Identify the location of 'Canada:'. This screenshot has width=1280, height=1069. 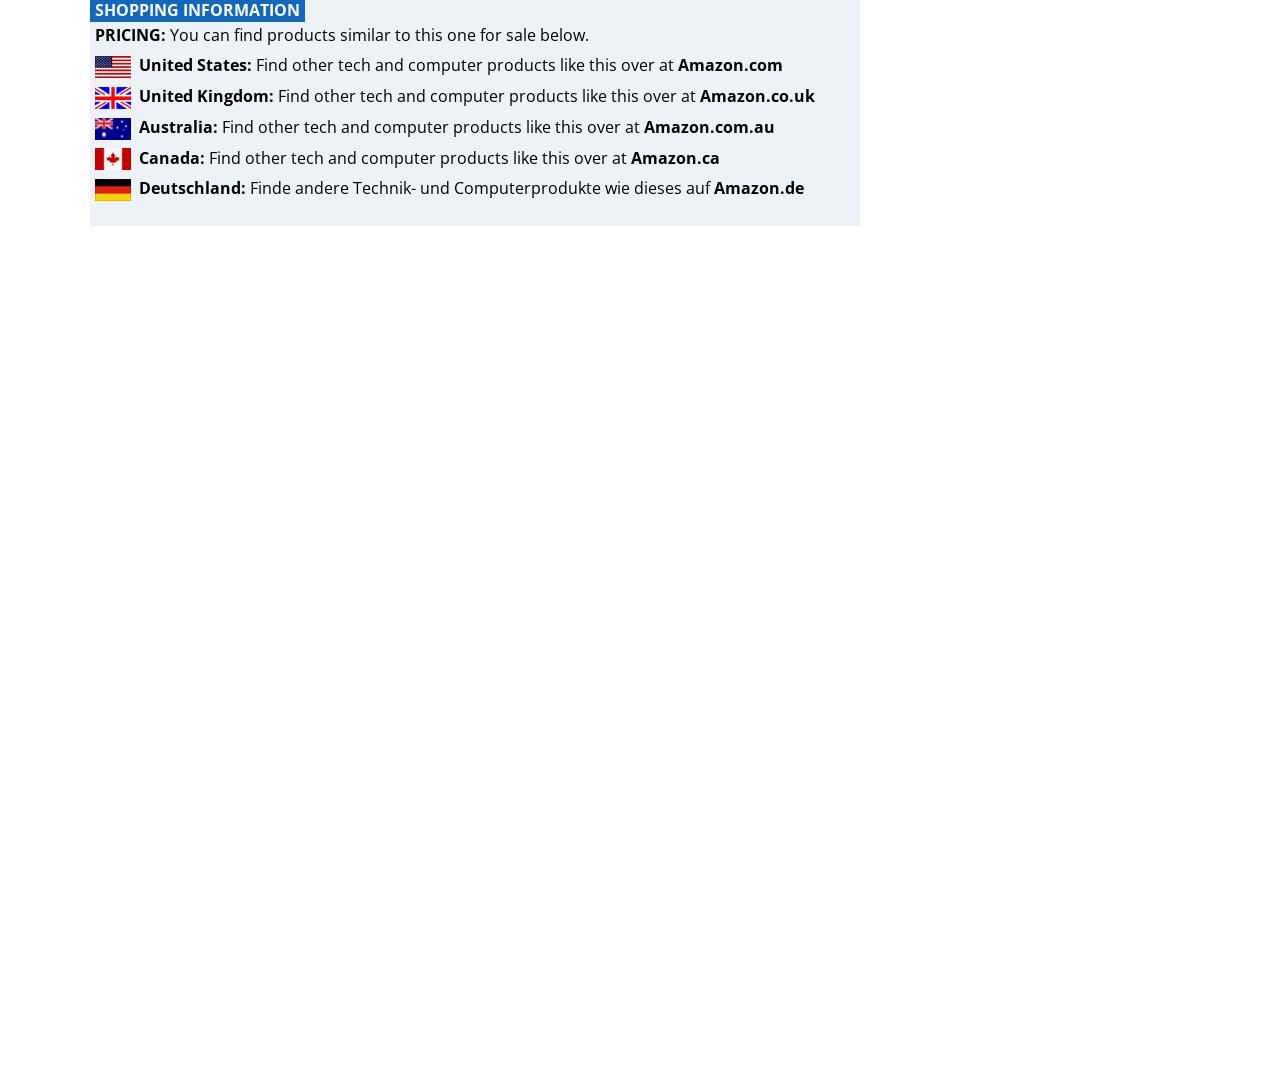
(138, 157).